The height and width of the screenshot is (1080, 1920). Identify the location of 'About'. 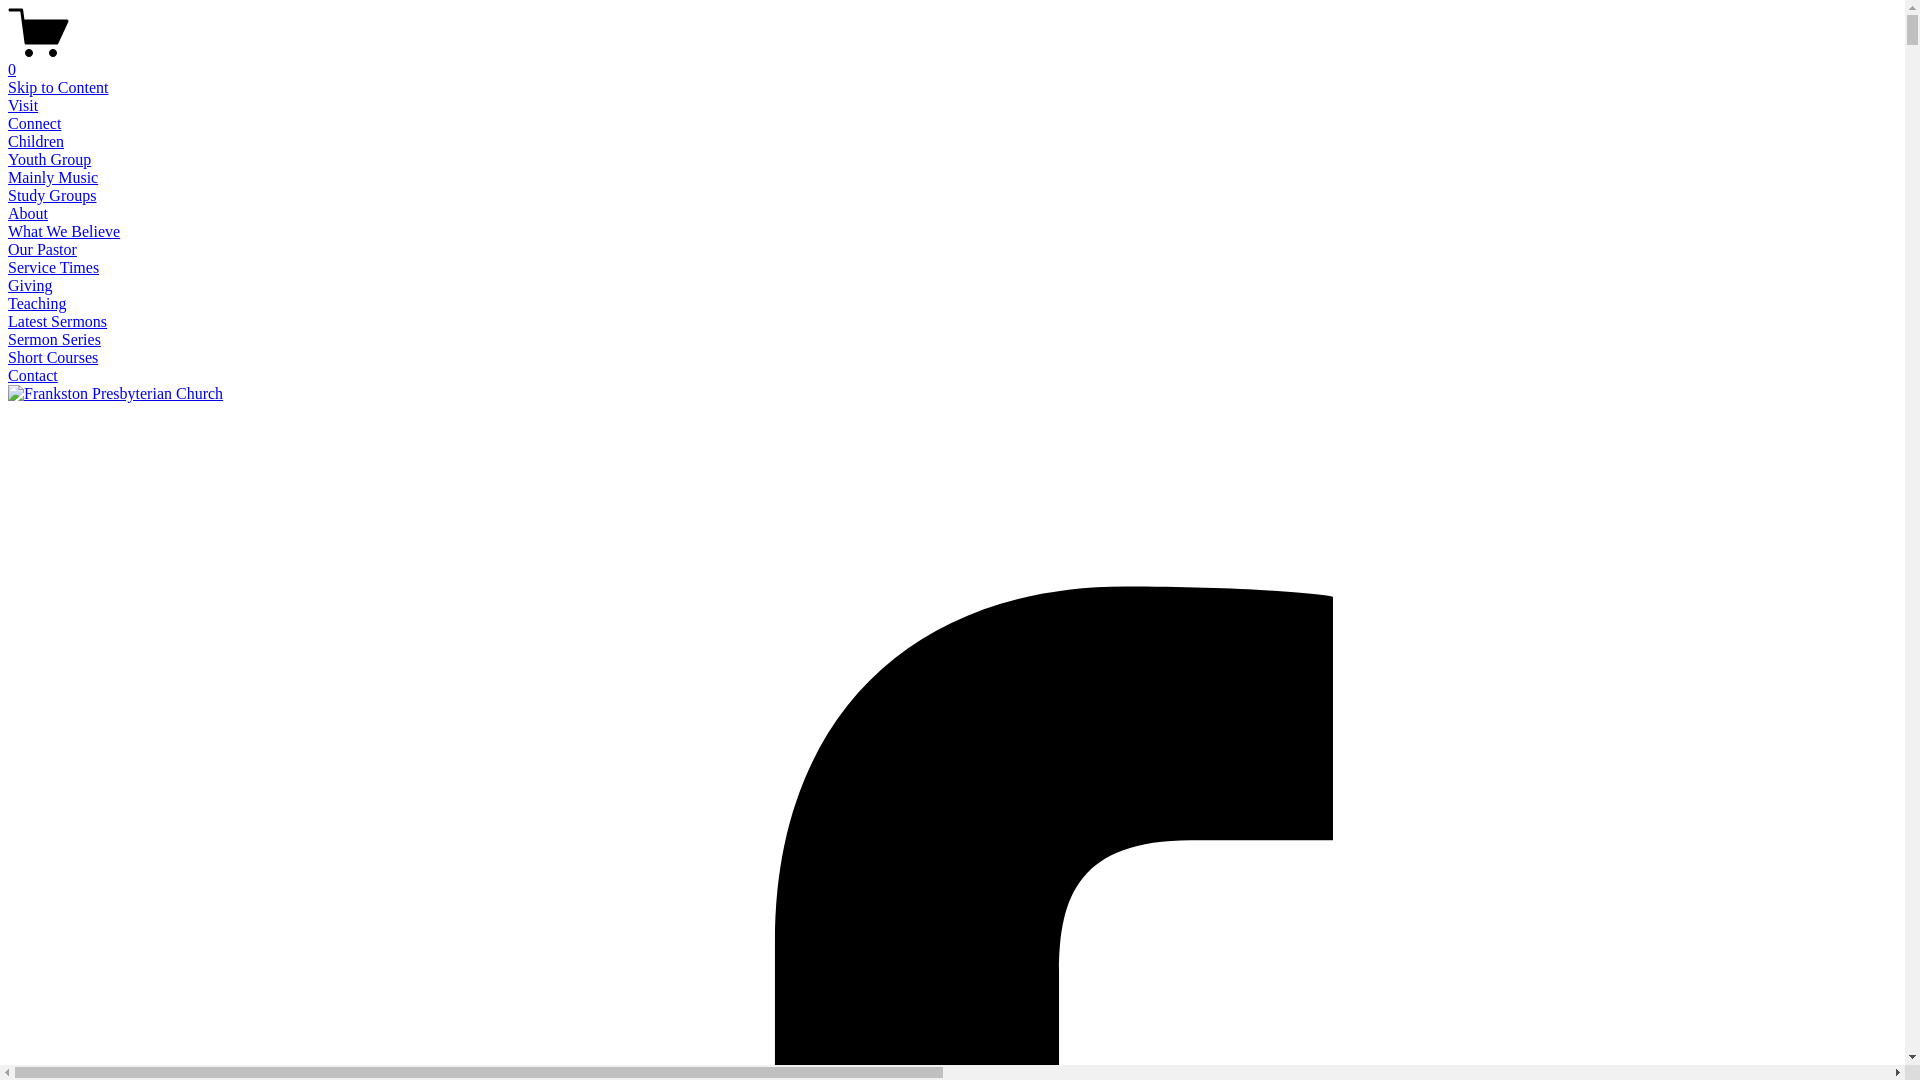
(28, 213).